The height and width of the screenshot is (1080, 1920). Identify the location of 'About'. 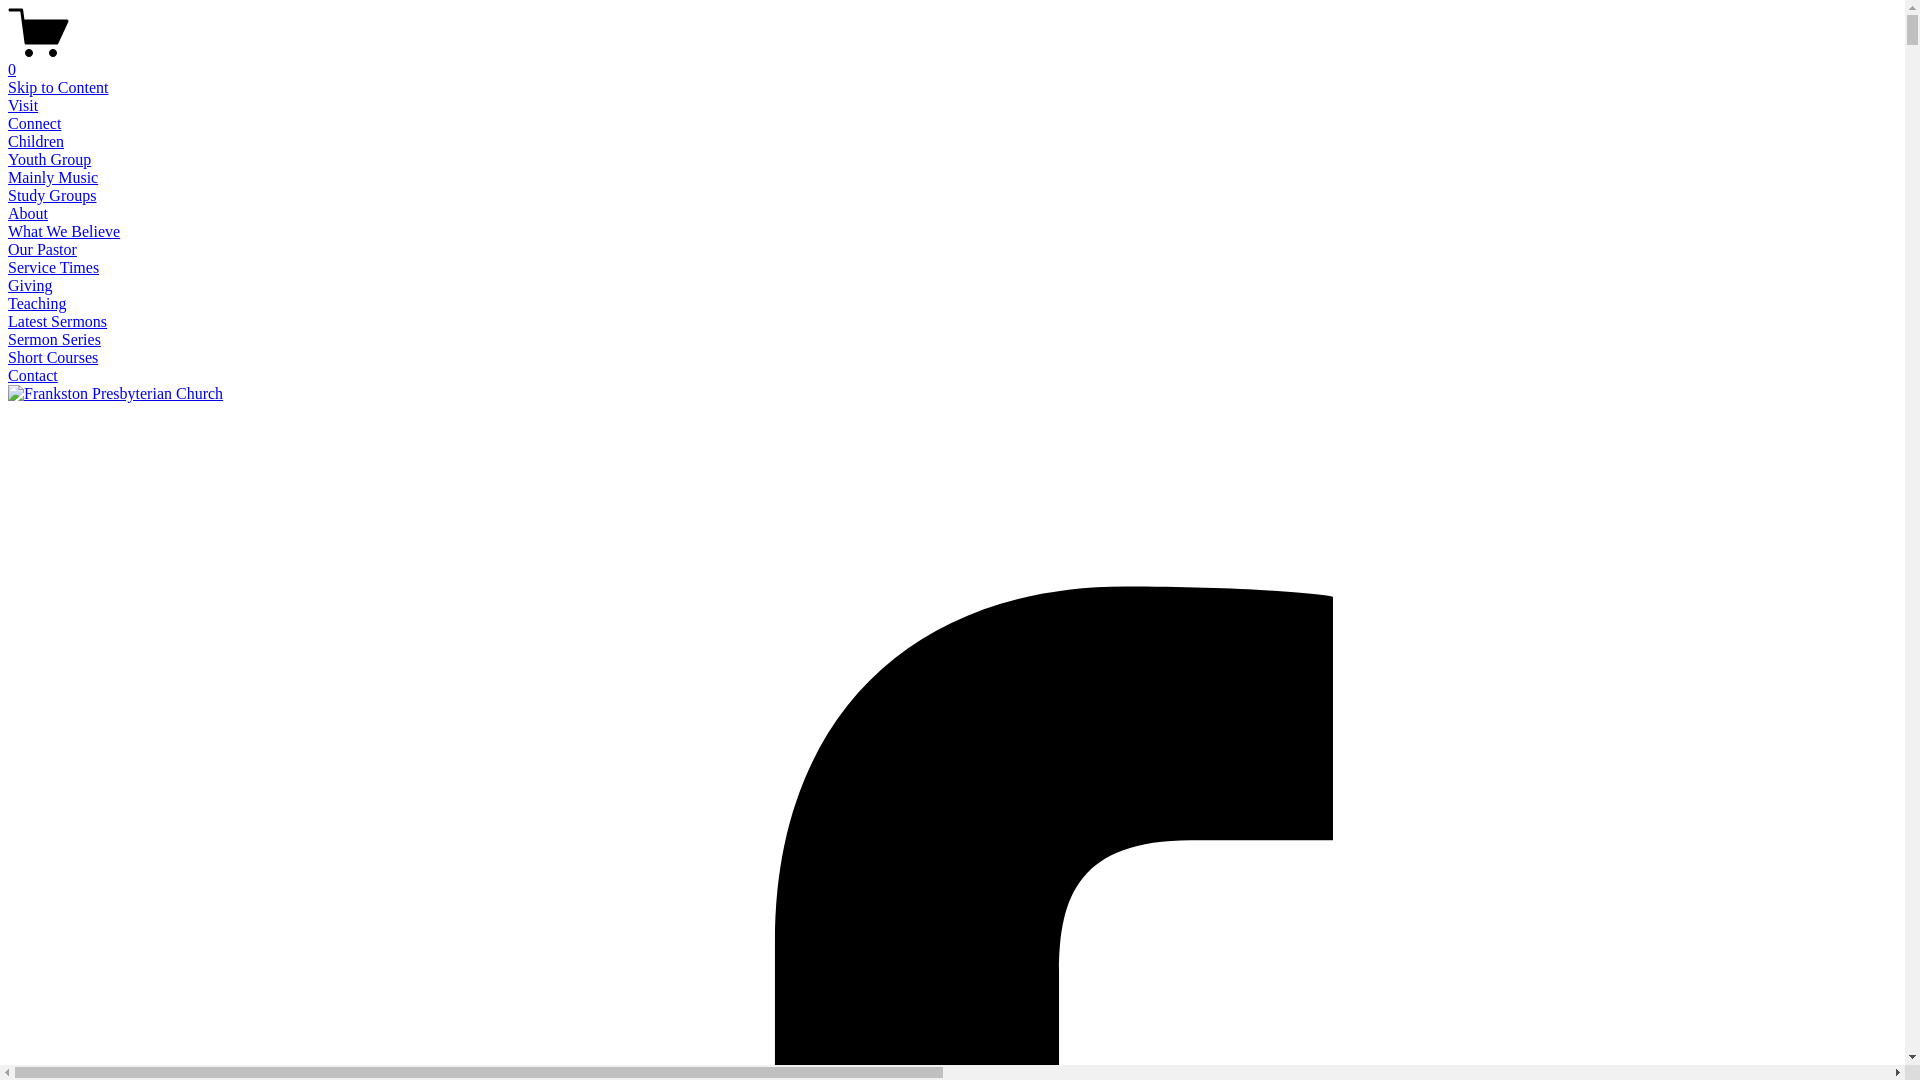
(28, 213).